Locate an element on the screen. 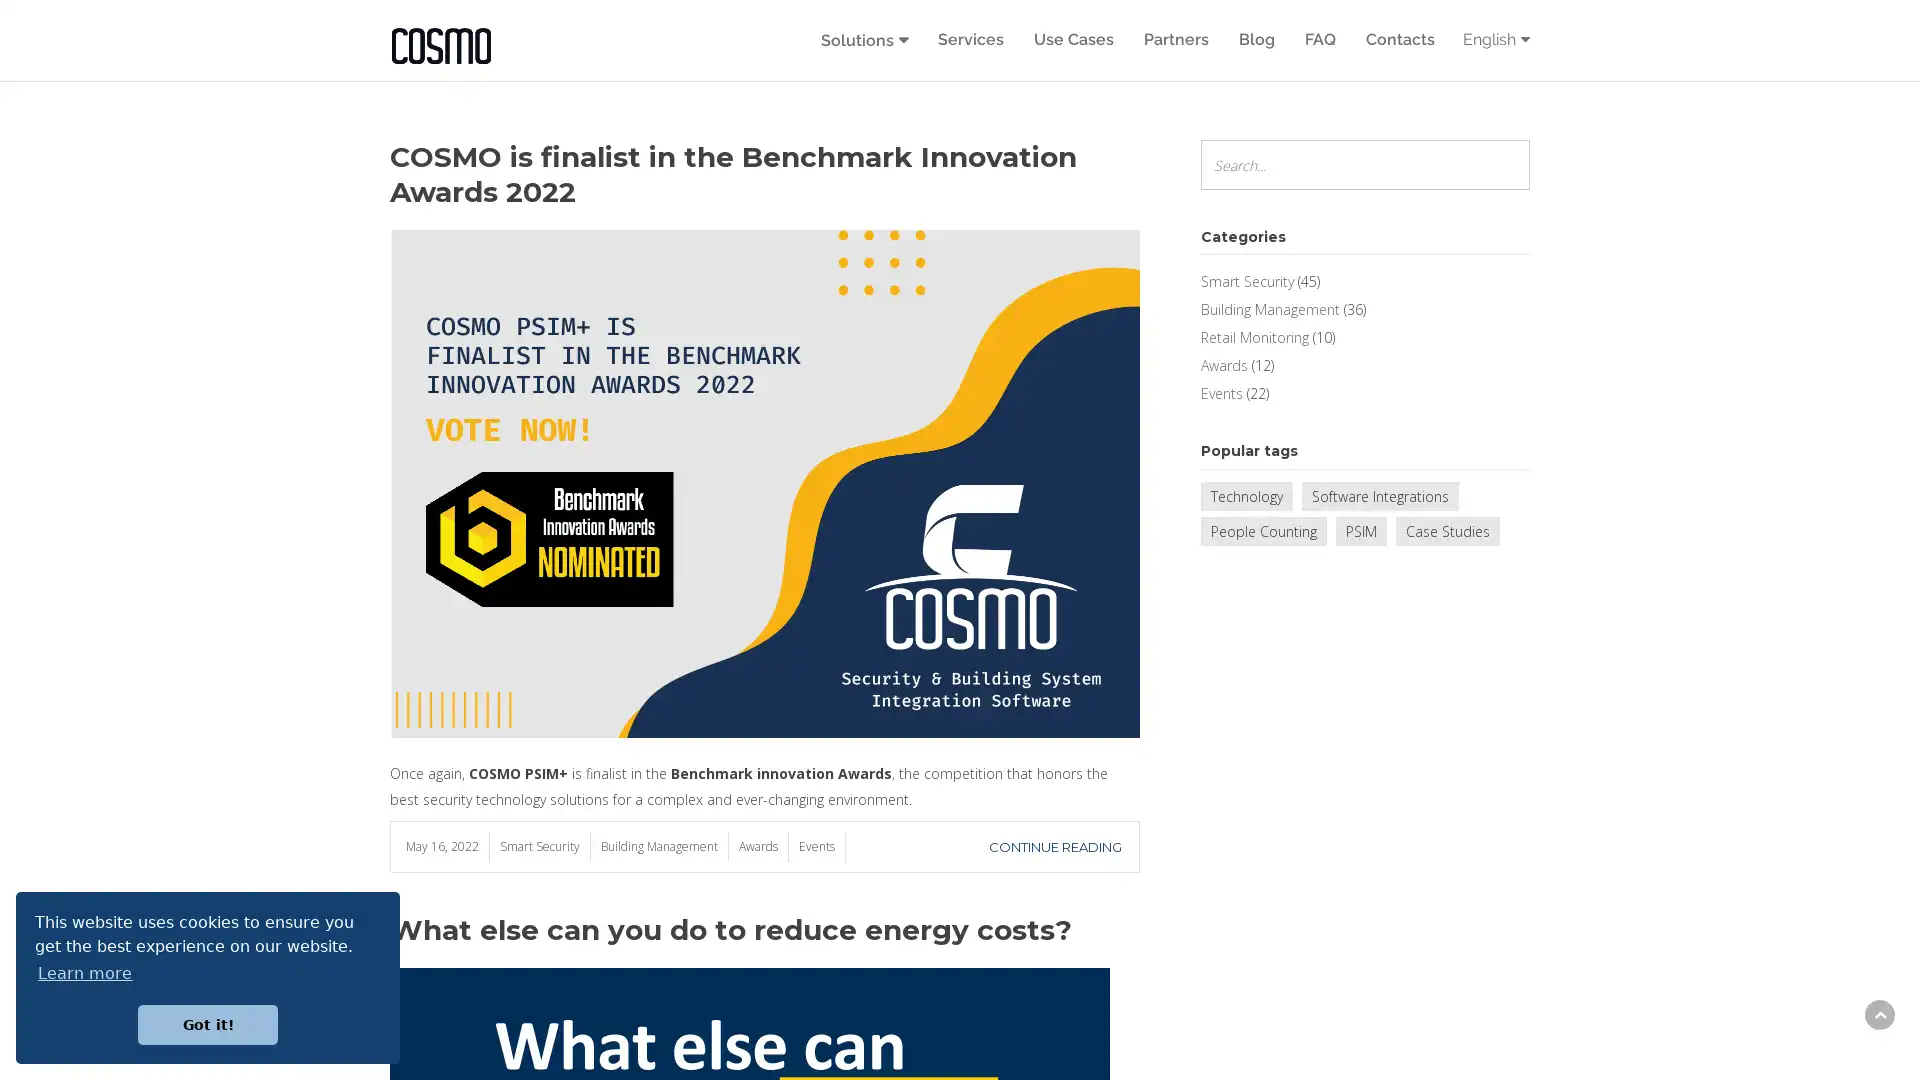 The width and height of the screenshot is (1920, 1080). dismiss cookie message is located at coordinates (207, 1024).